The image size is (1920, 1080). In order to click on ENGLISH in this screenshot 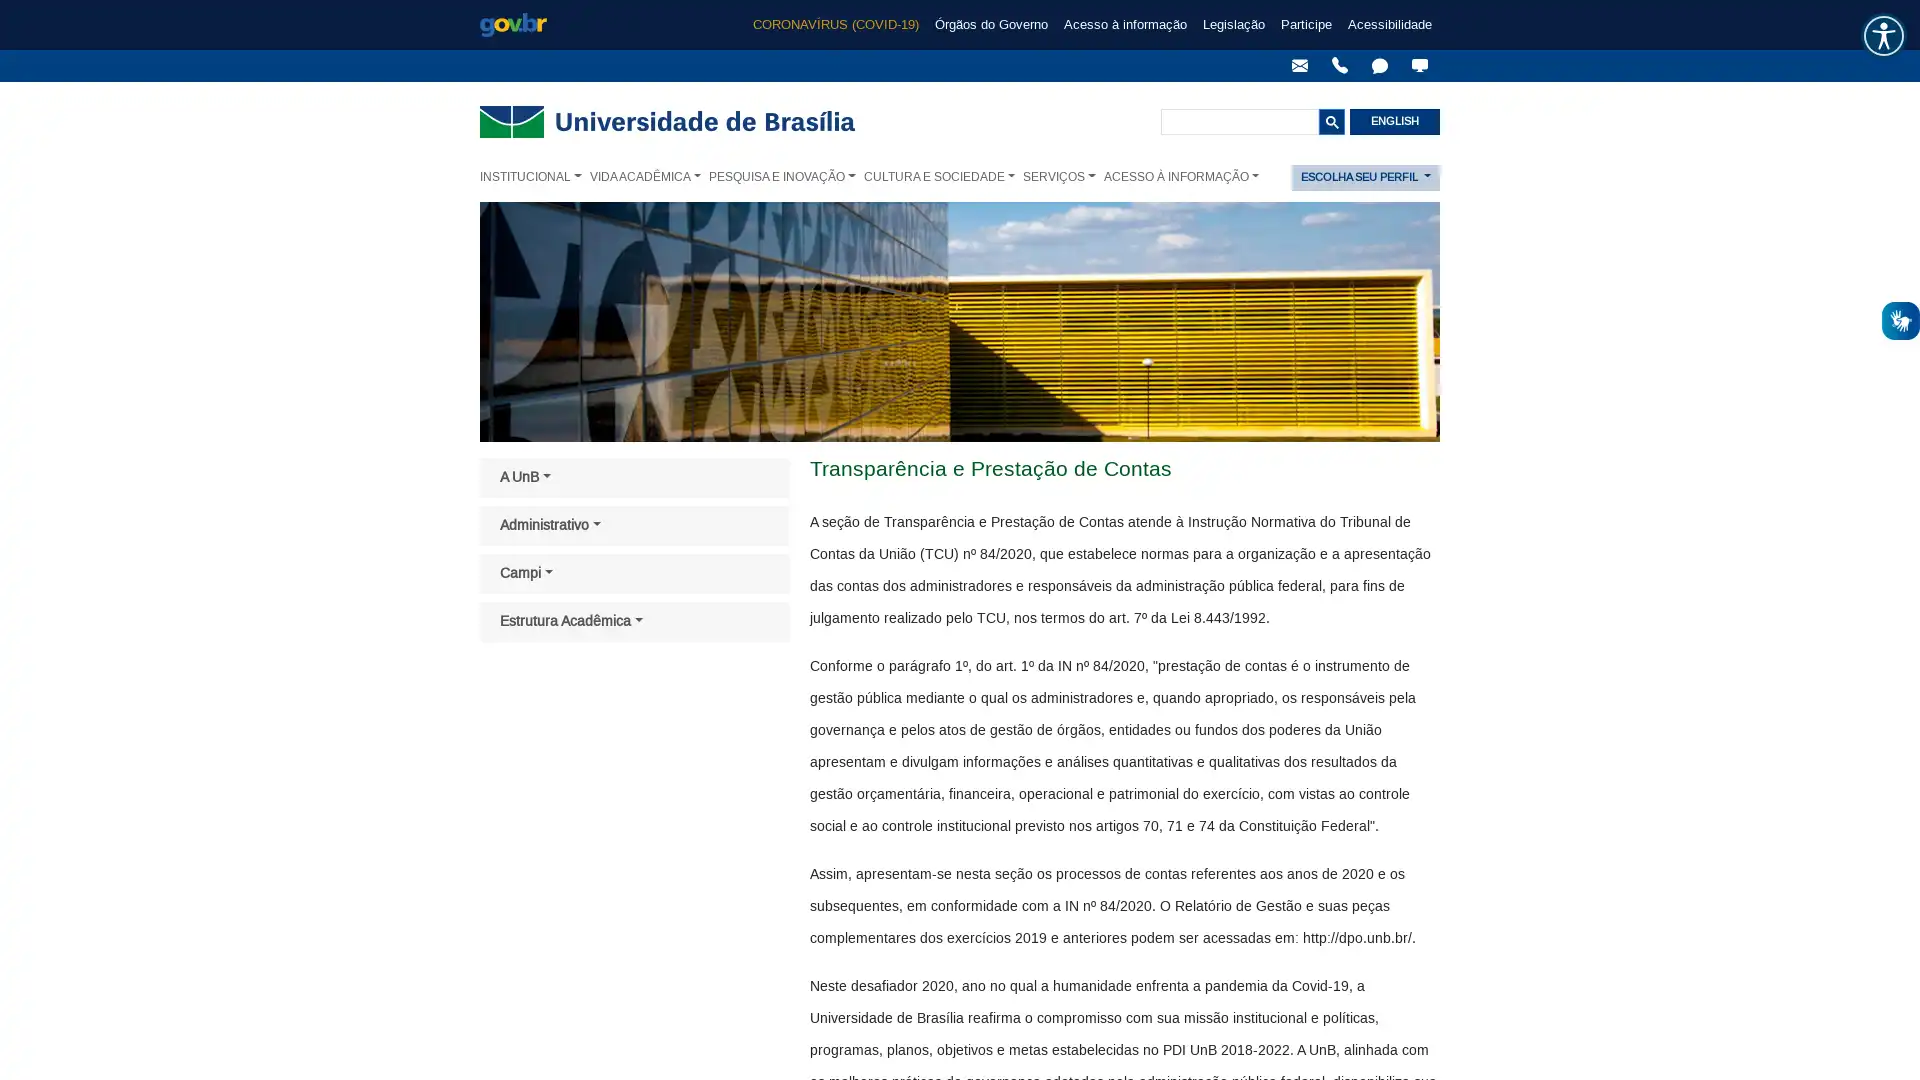, I will do `click(1394, 122)`.